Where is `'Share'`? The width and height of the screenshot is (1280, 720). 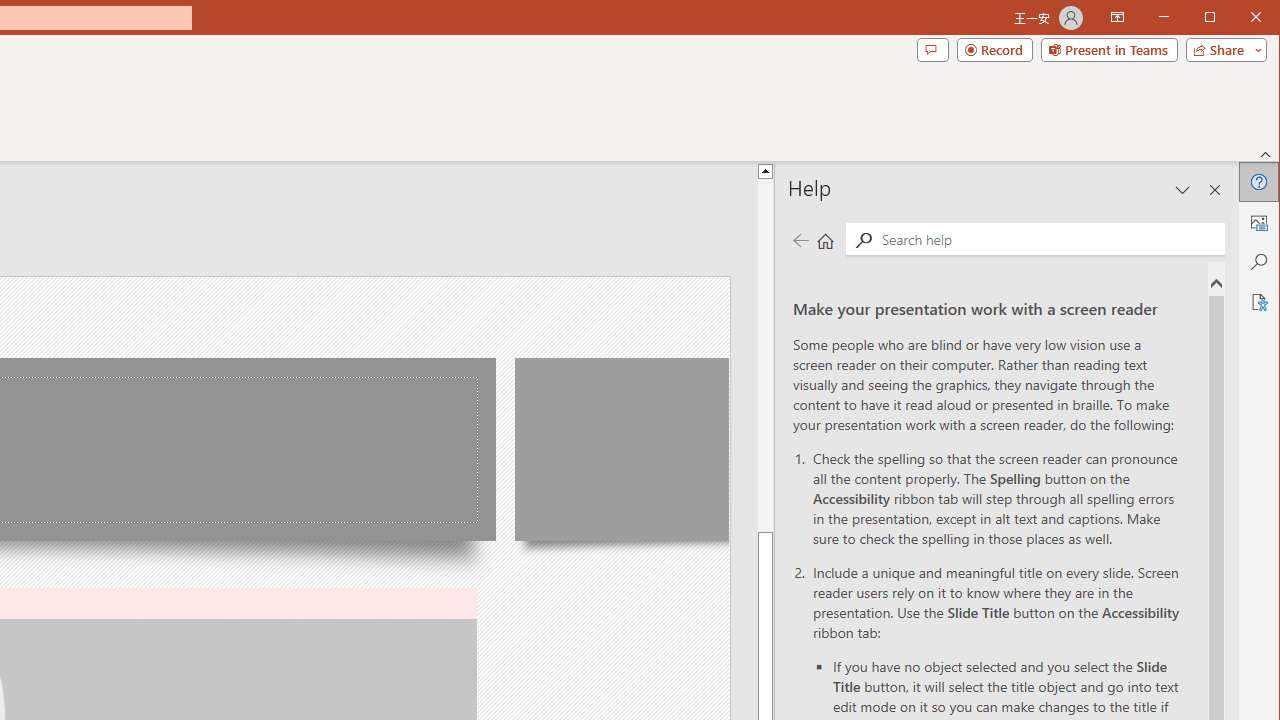 'Share' is located at coordinates (1221, 49).